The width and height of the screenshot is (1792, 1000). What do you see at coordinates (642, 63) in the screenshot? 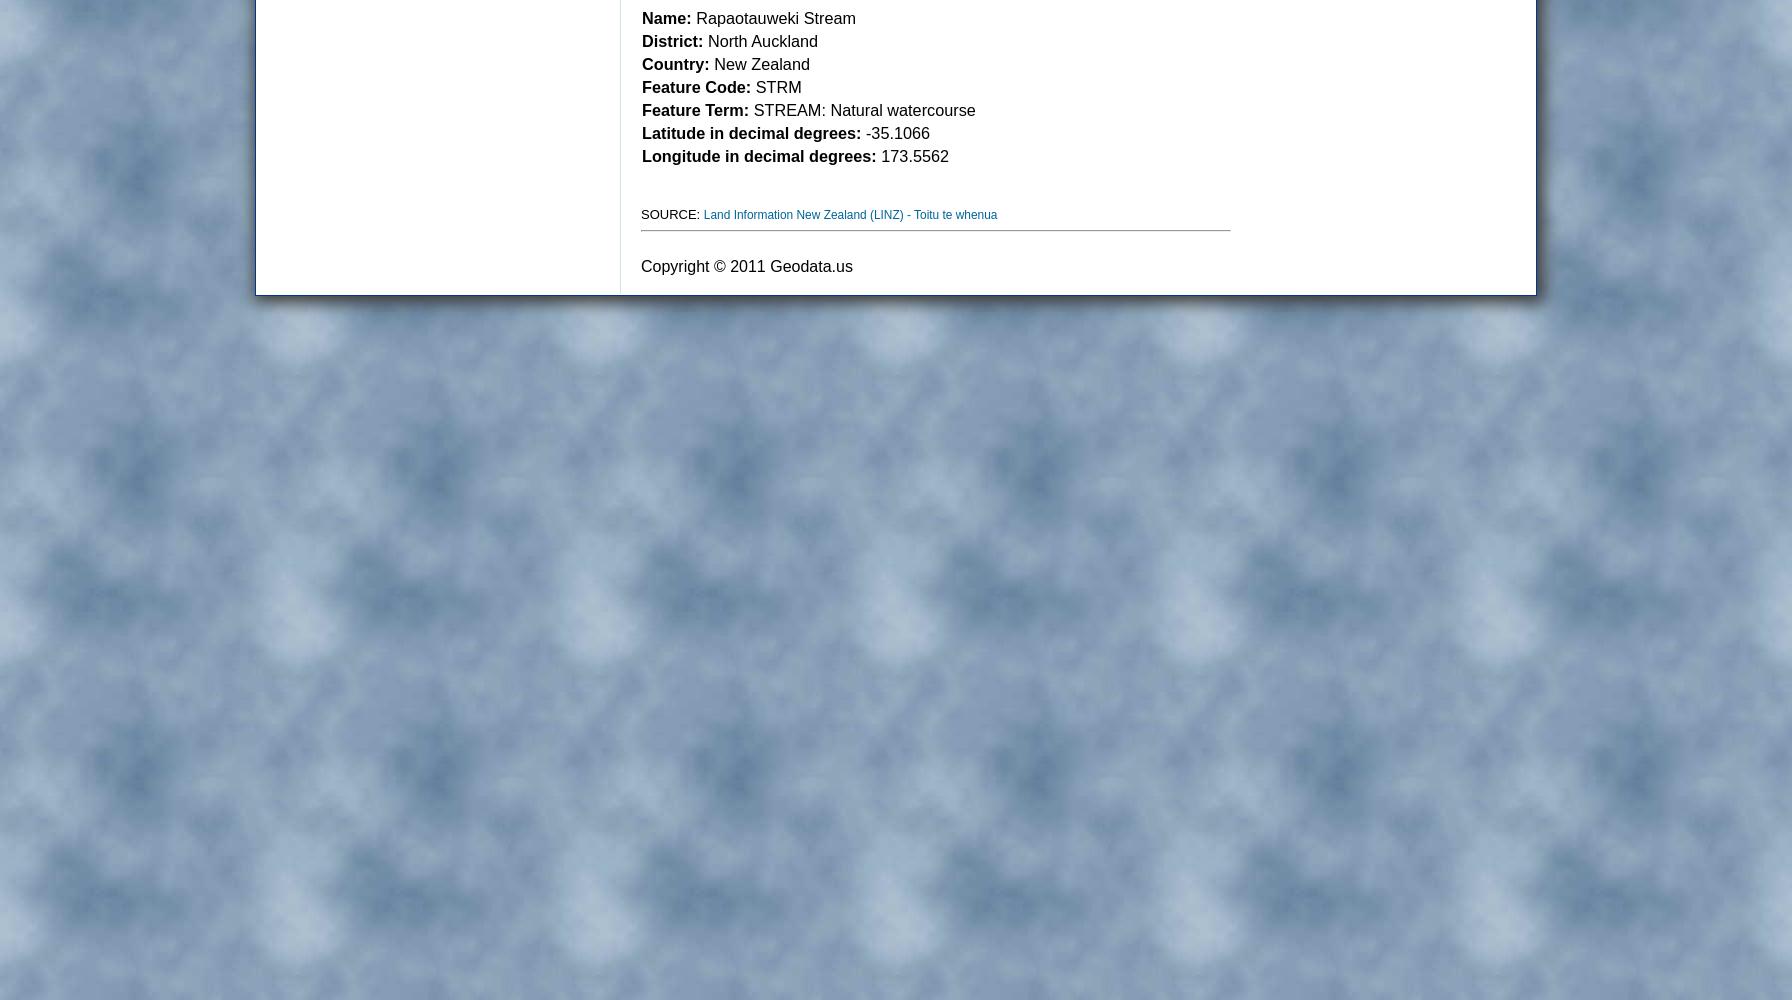
I see `'Country:'` at bounding box center [642, 63].